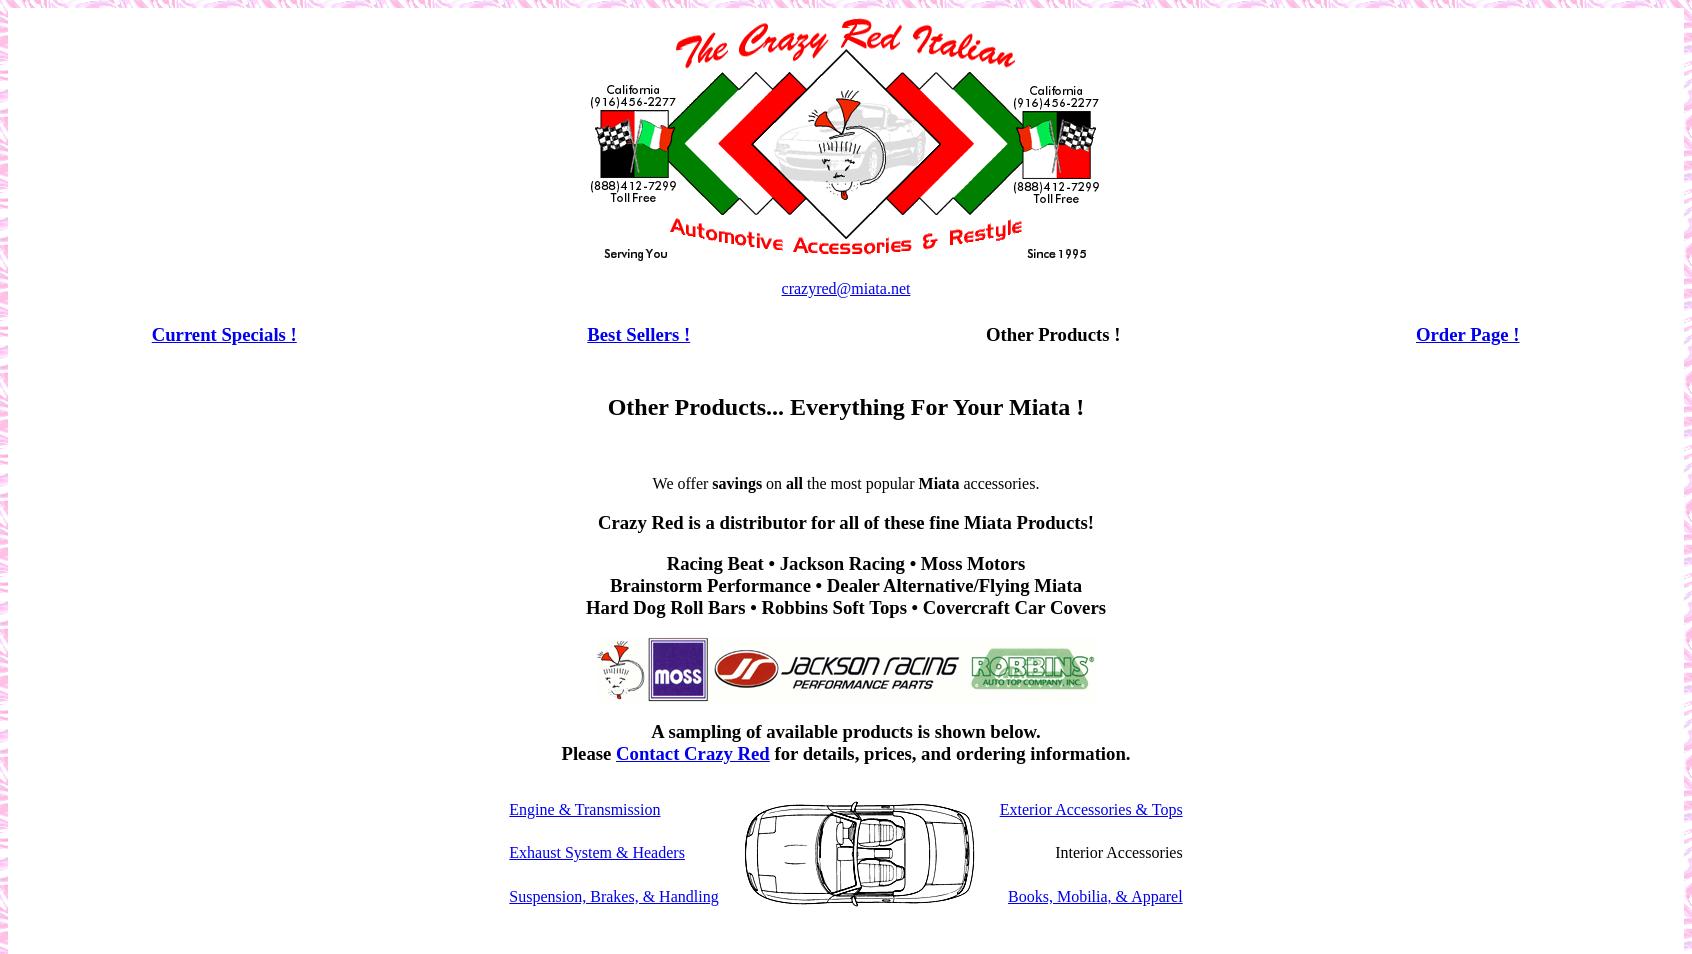  Describe the element at coordinates (1090, 808) in the screenshot. I see `'Exterior Accessories & 
                Tops'` at that location.